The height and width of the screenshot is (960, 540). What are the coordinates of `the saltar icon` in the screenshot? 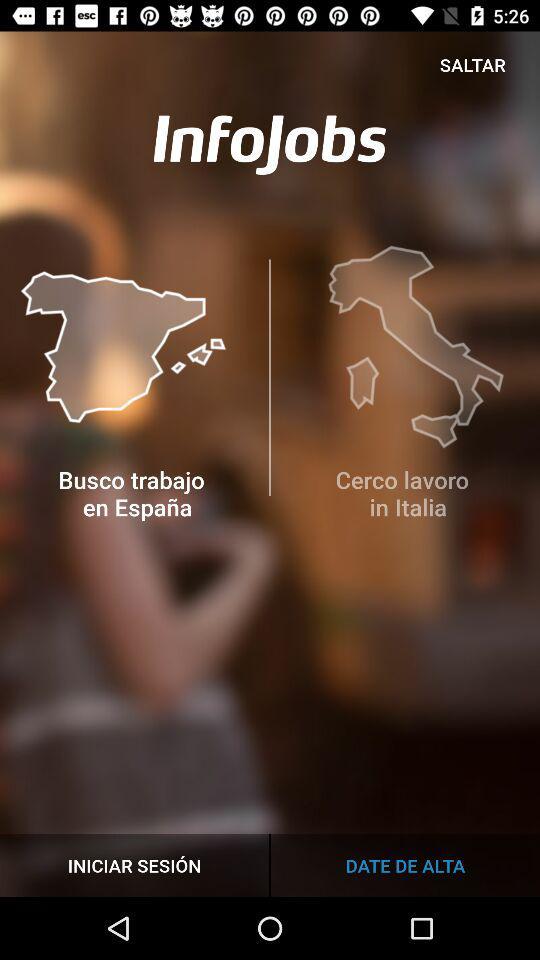 It's located at (472, 64).